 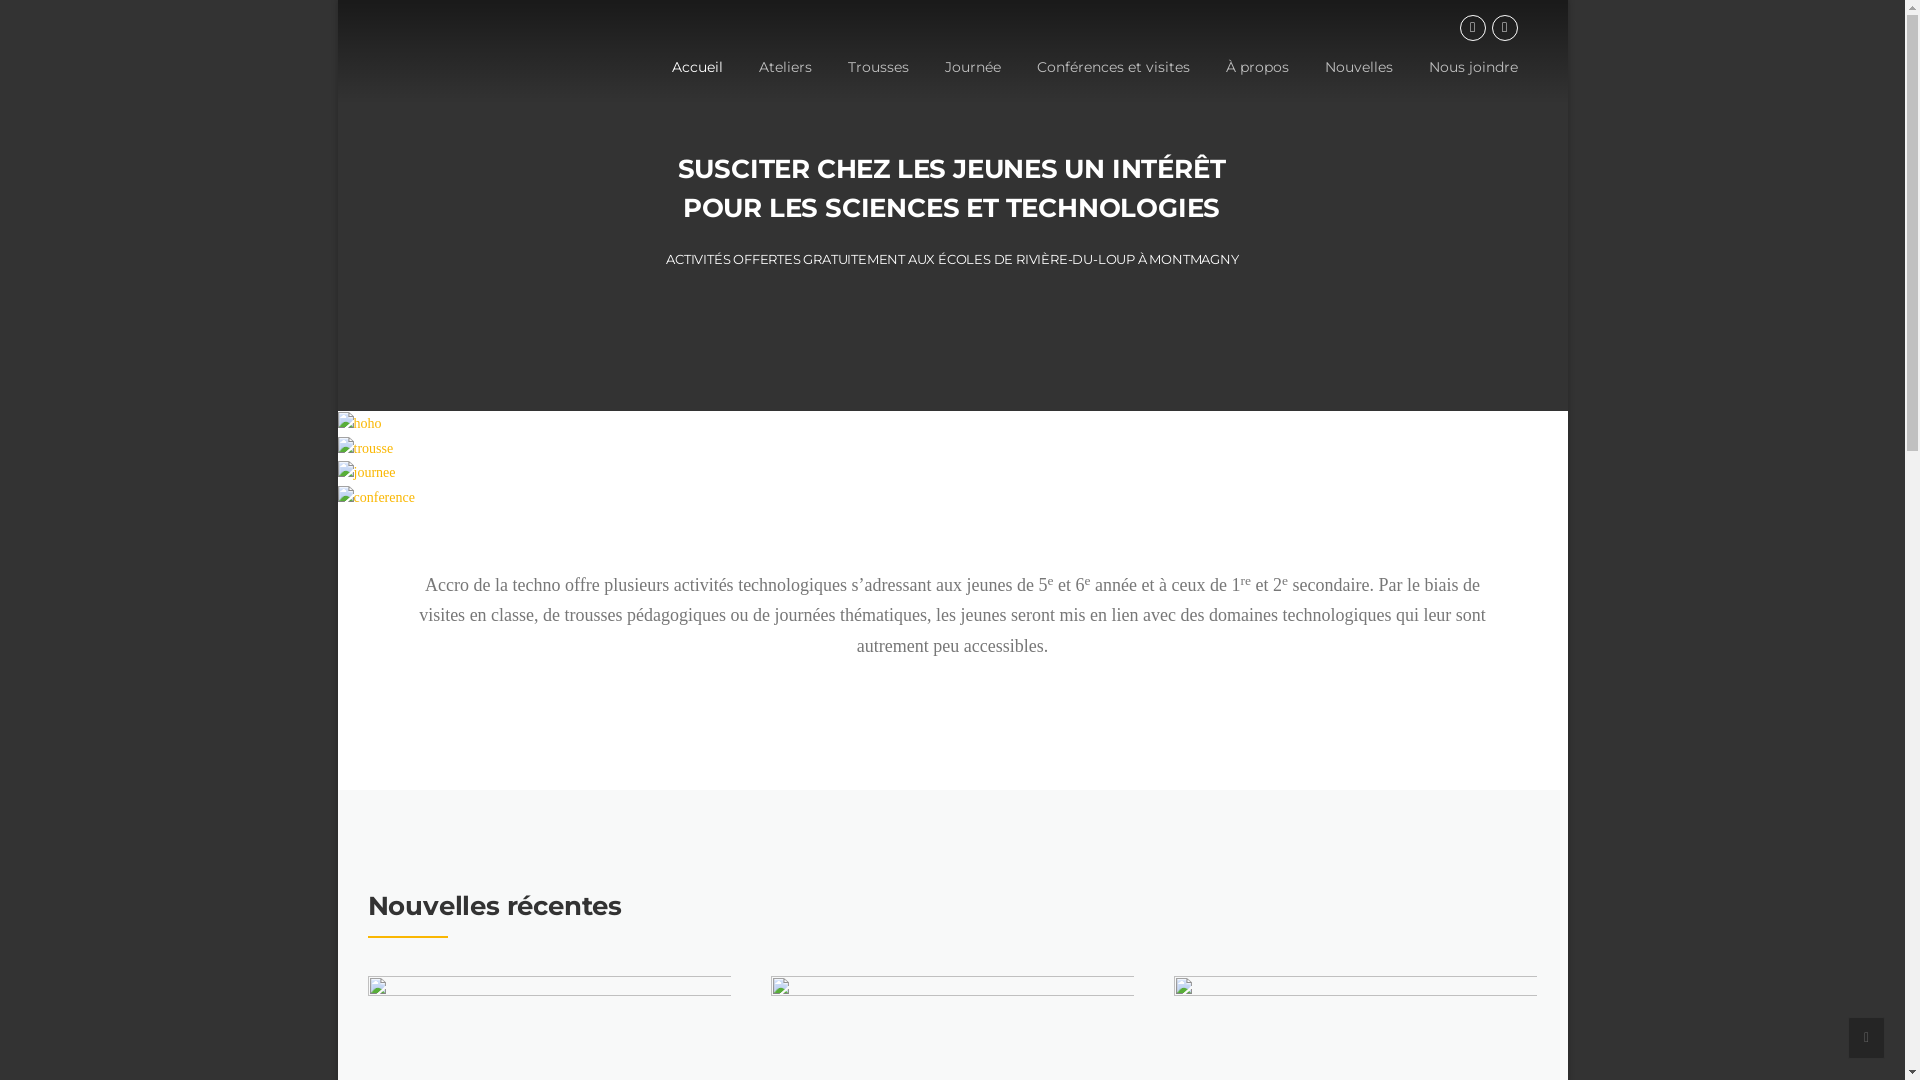 What do you see at coordinates (365, 447) in the screenshot?
I see `'trousse'` at bounding box center [365, 447].